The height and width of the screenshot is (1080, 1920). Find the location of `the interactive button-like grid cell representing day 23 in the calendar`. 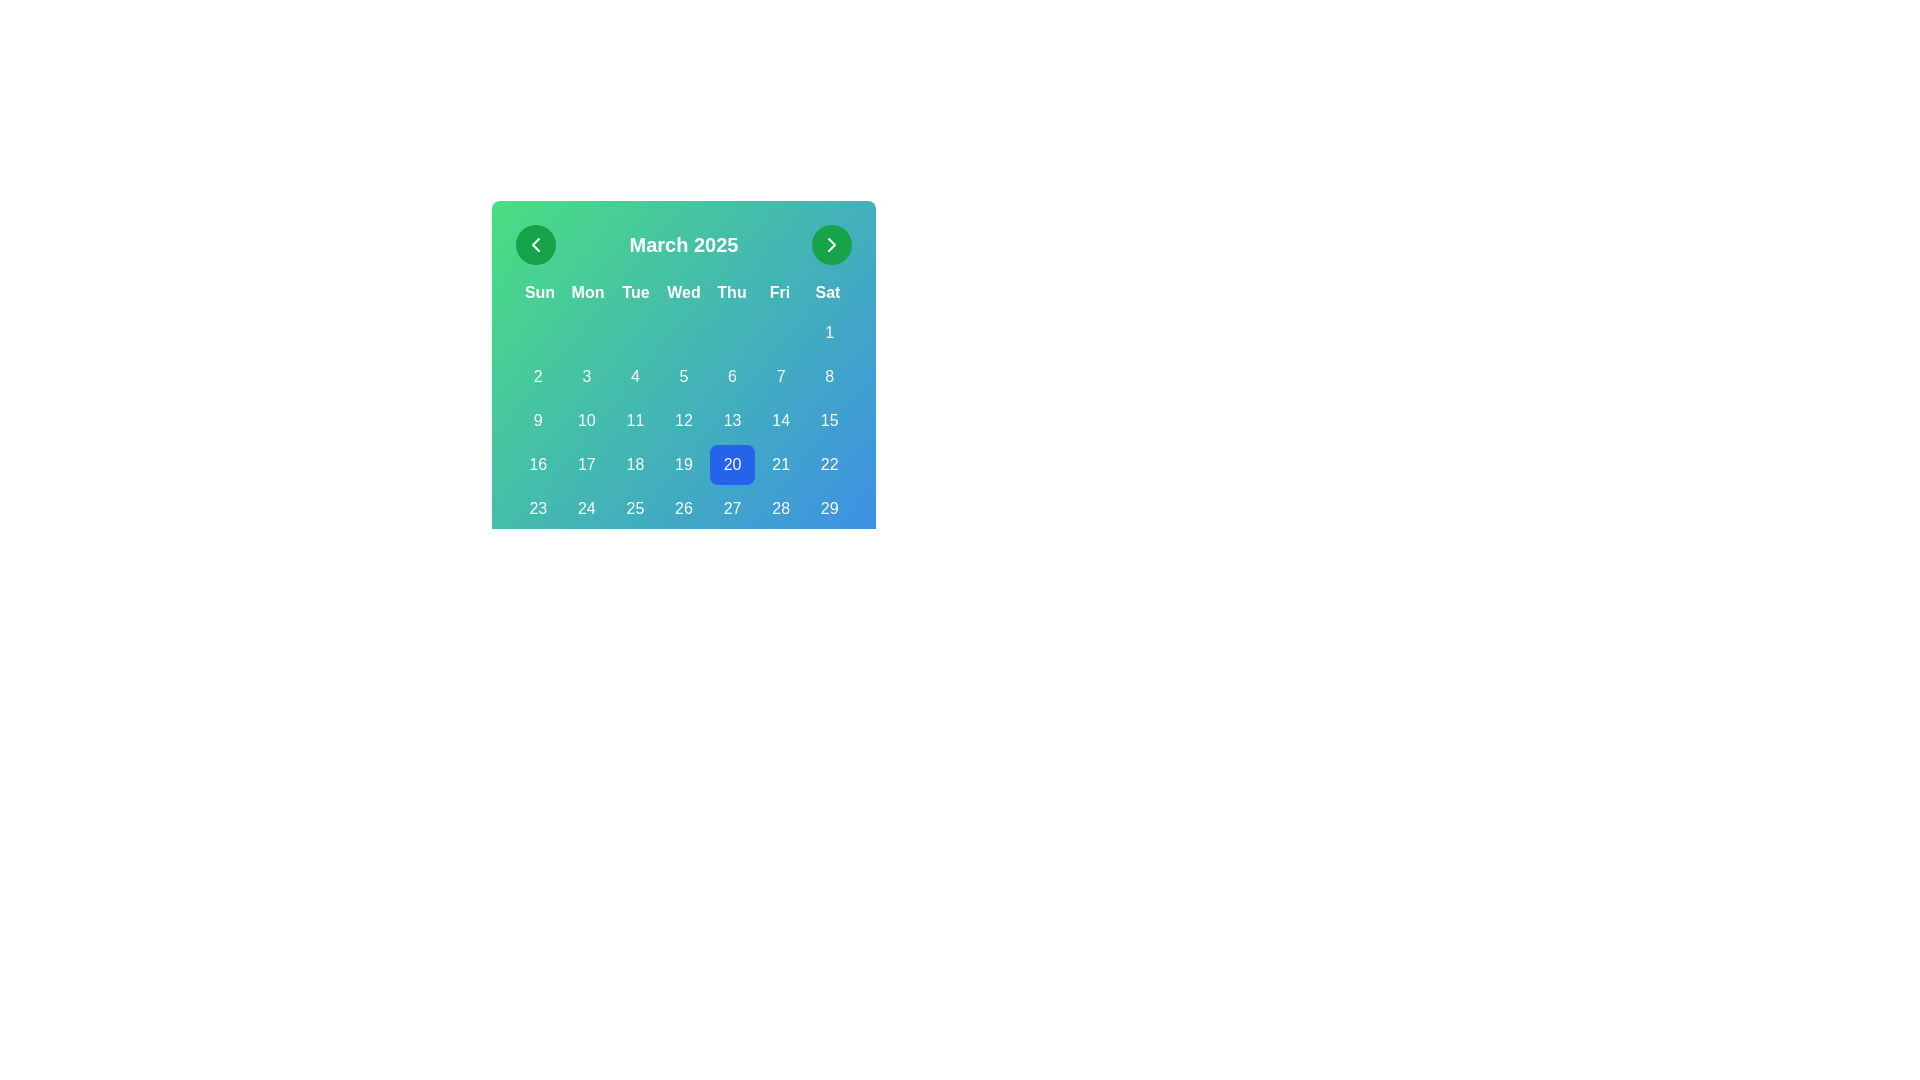

the interactive button-like grid cell representing day 23 in the calendar is located at coordinates (538, 508).